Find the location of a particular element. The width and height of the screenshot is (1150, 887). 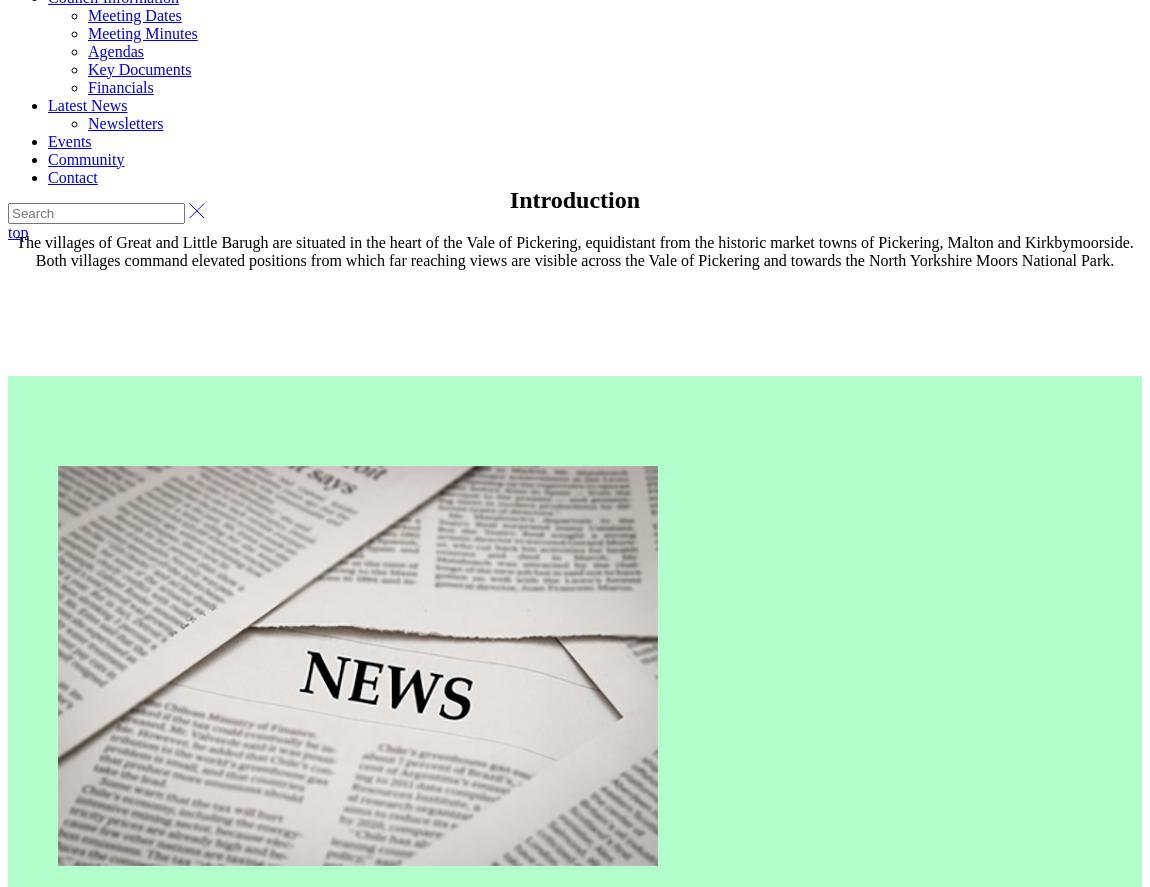

'Meeting Dates' is located at coordinates (86, 14).